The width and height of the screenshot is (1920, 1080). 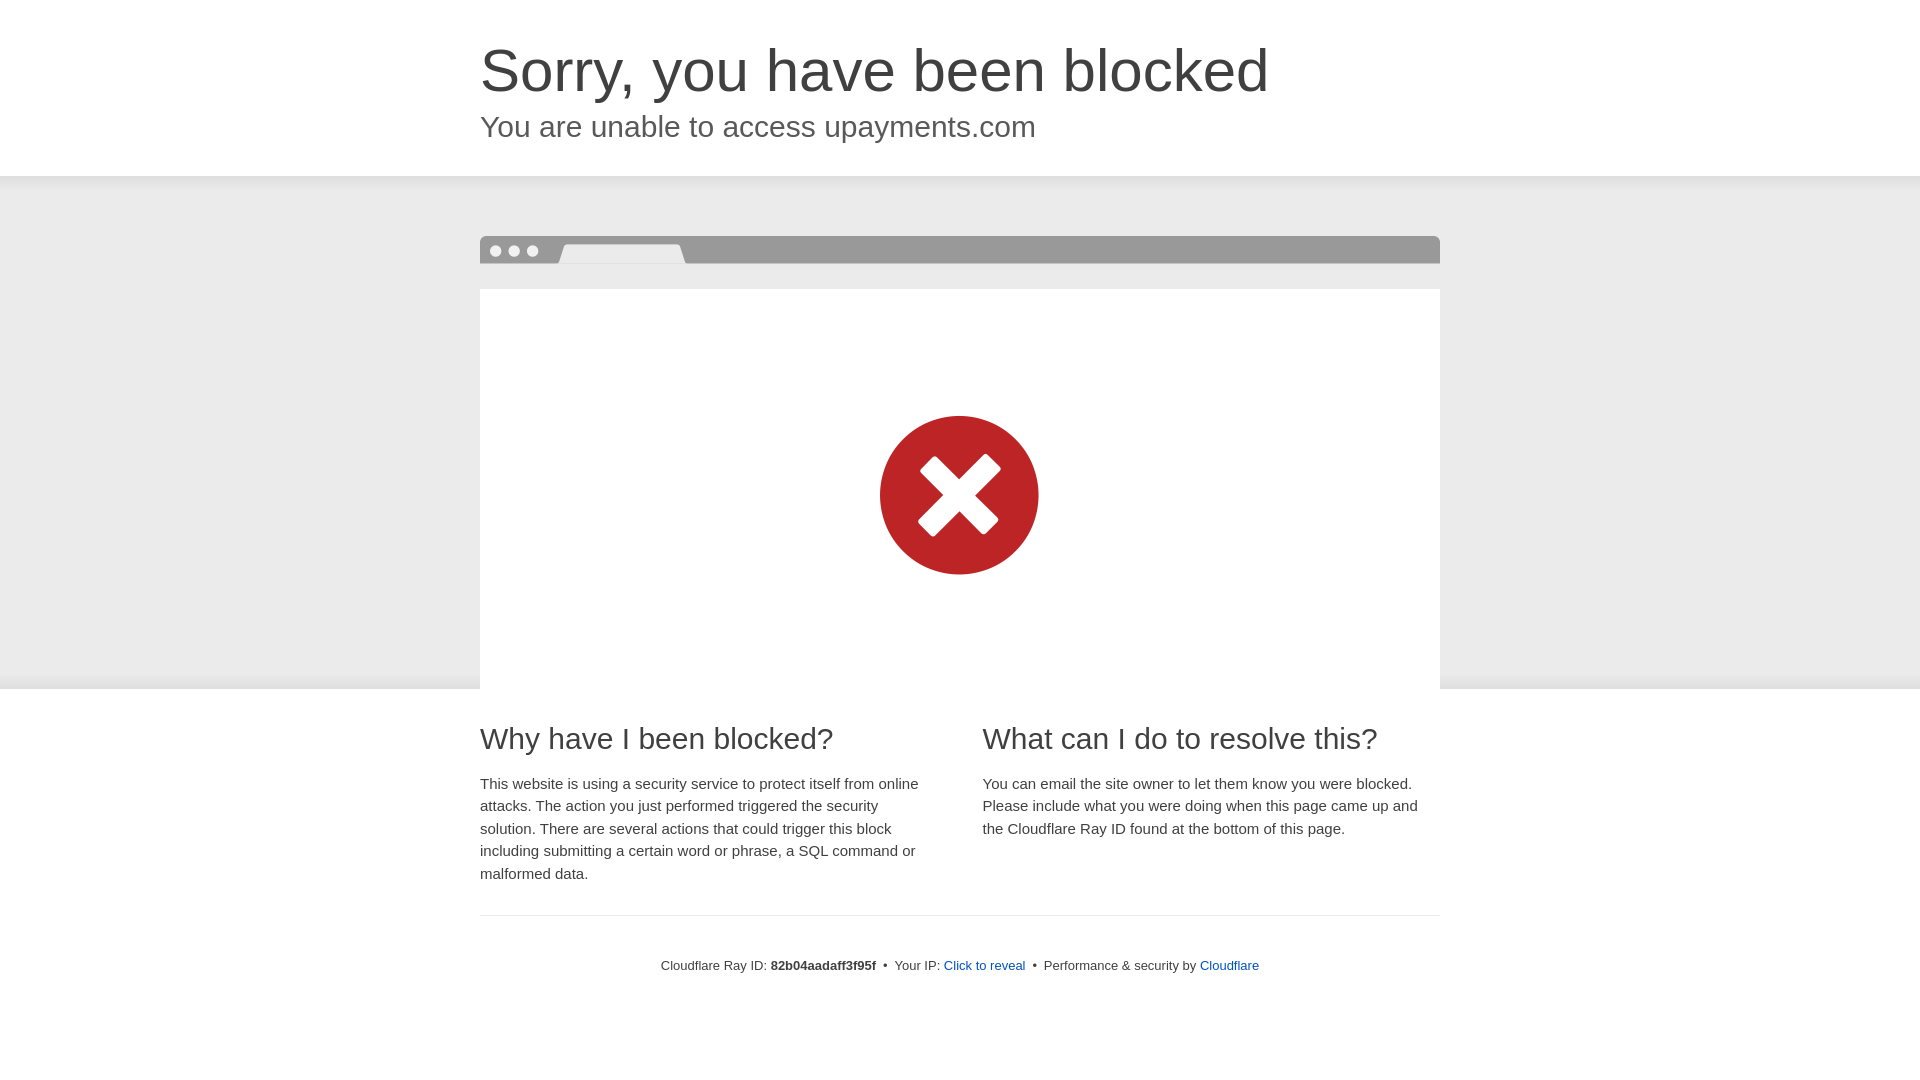 I want to click on 'Cloudflare', so click(x=1200, y=964).